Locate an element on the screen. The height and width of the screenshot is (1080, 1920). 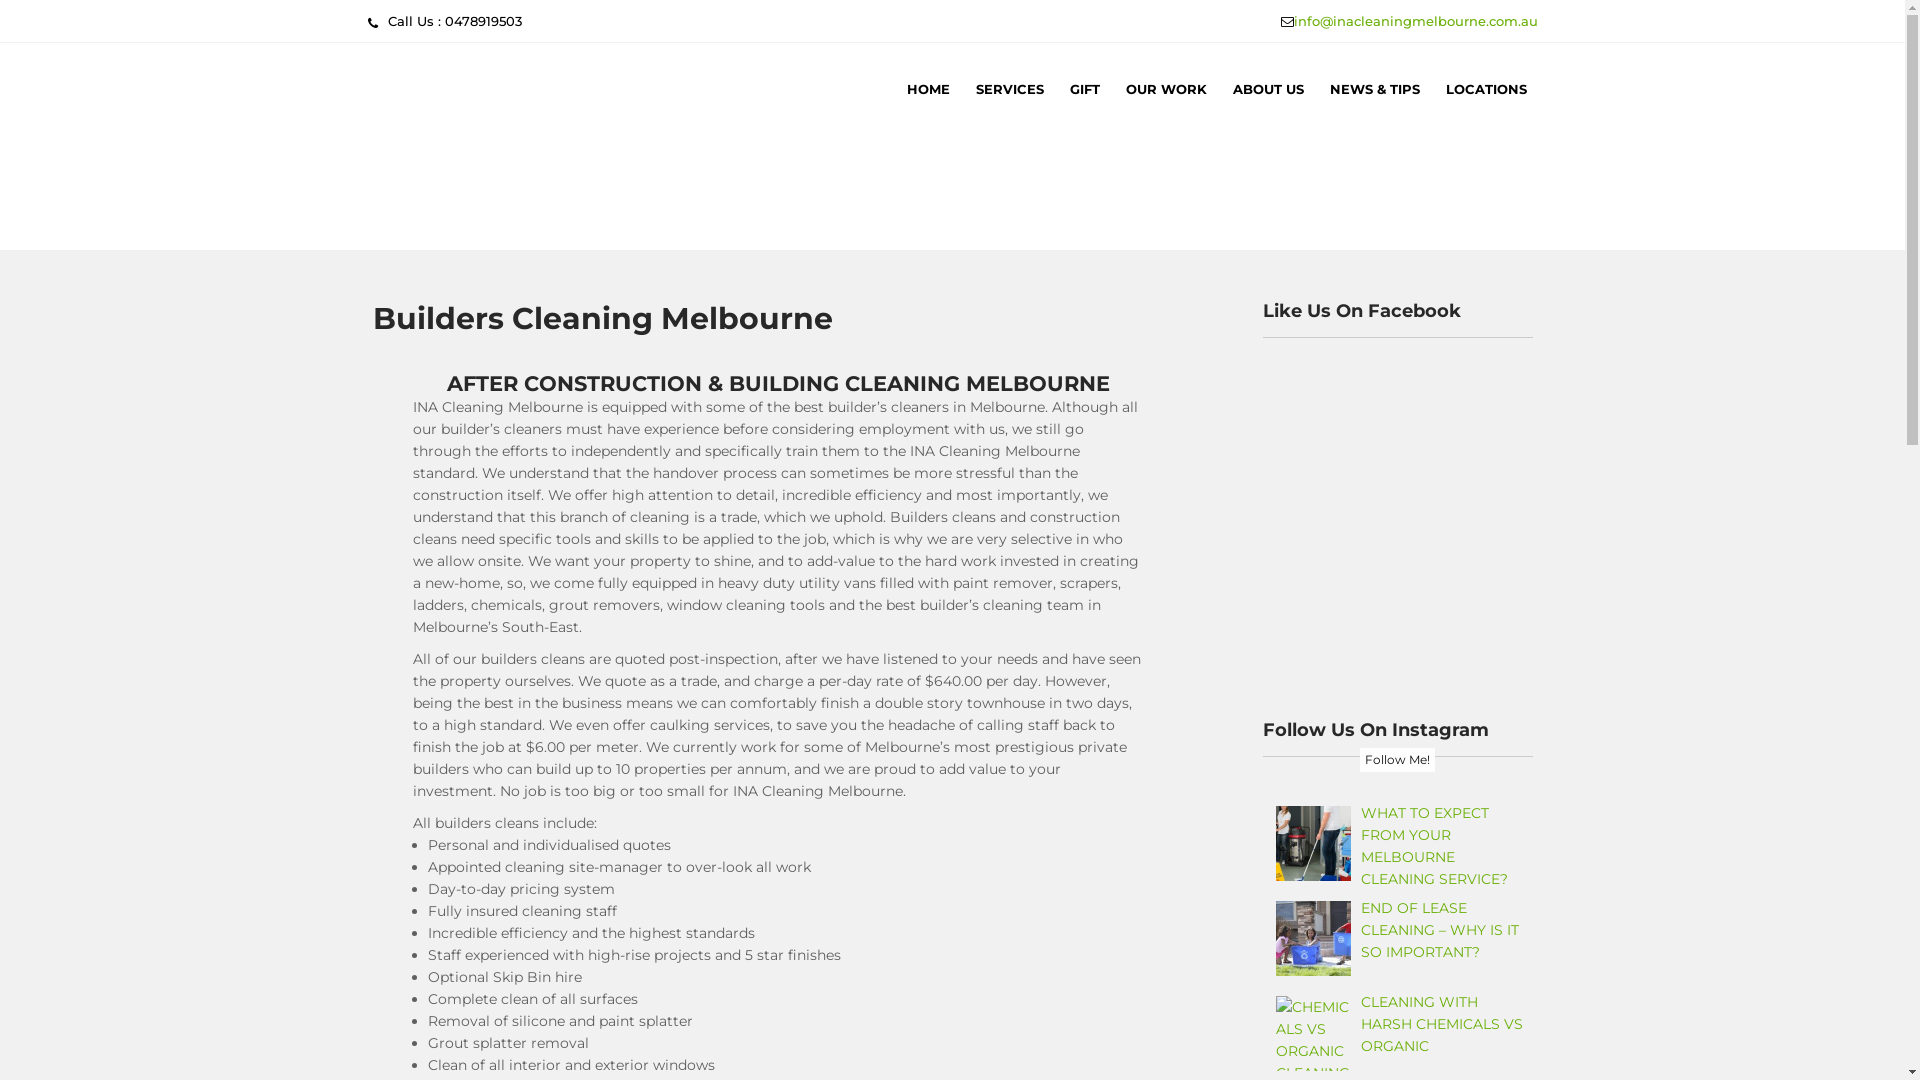
'OUR WORK' is located at coordinates (1165, 87).